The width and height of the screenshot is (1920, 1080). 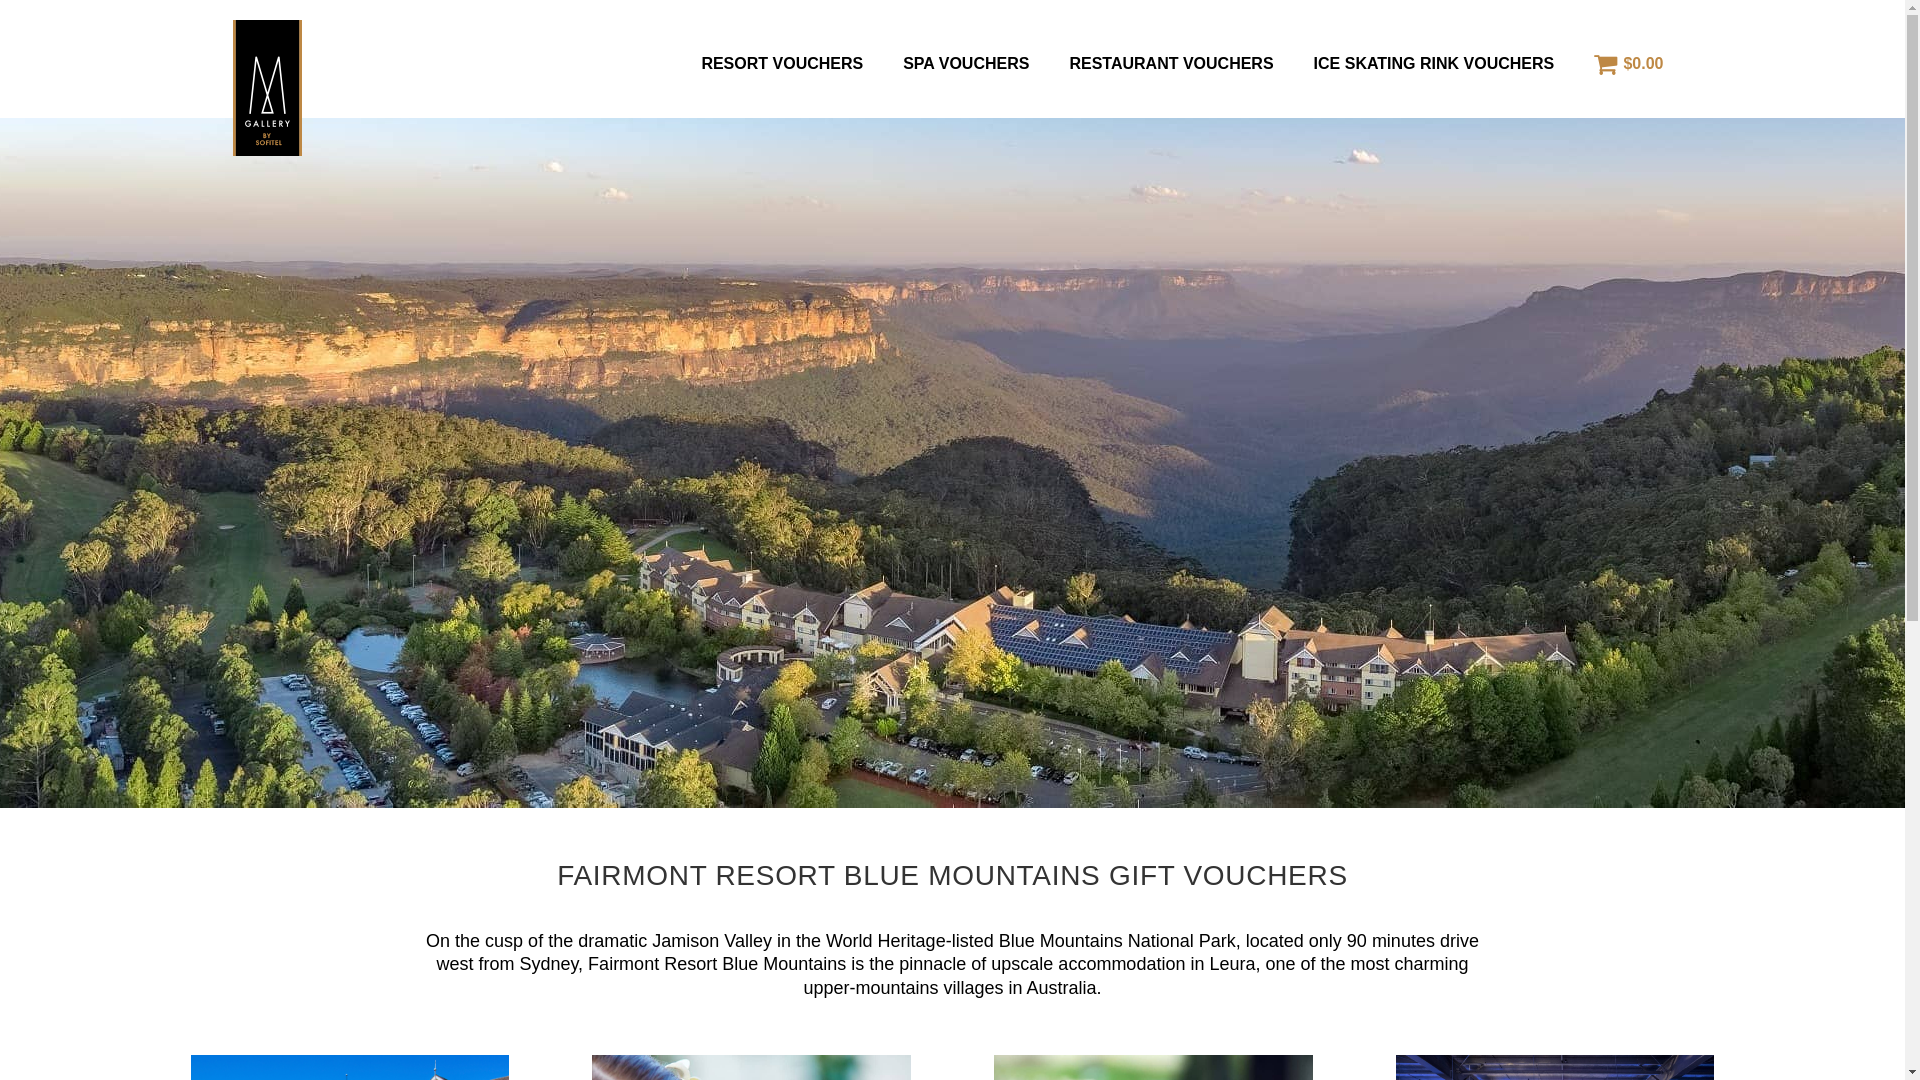 What do you see at coordinates (1628, 63) in the screenshot?
I see `'$0.00'` at bounding box center [1628, 63].